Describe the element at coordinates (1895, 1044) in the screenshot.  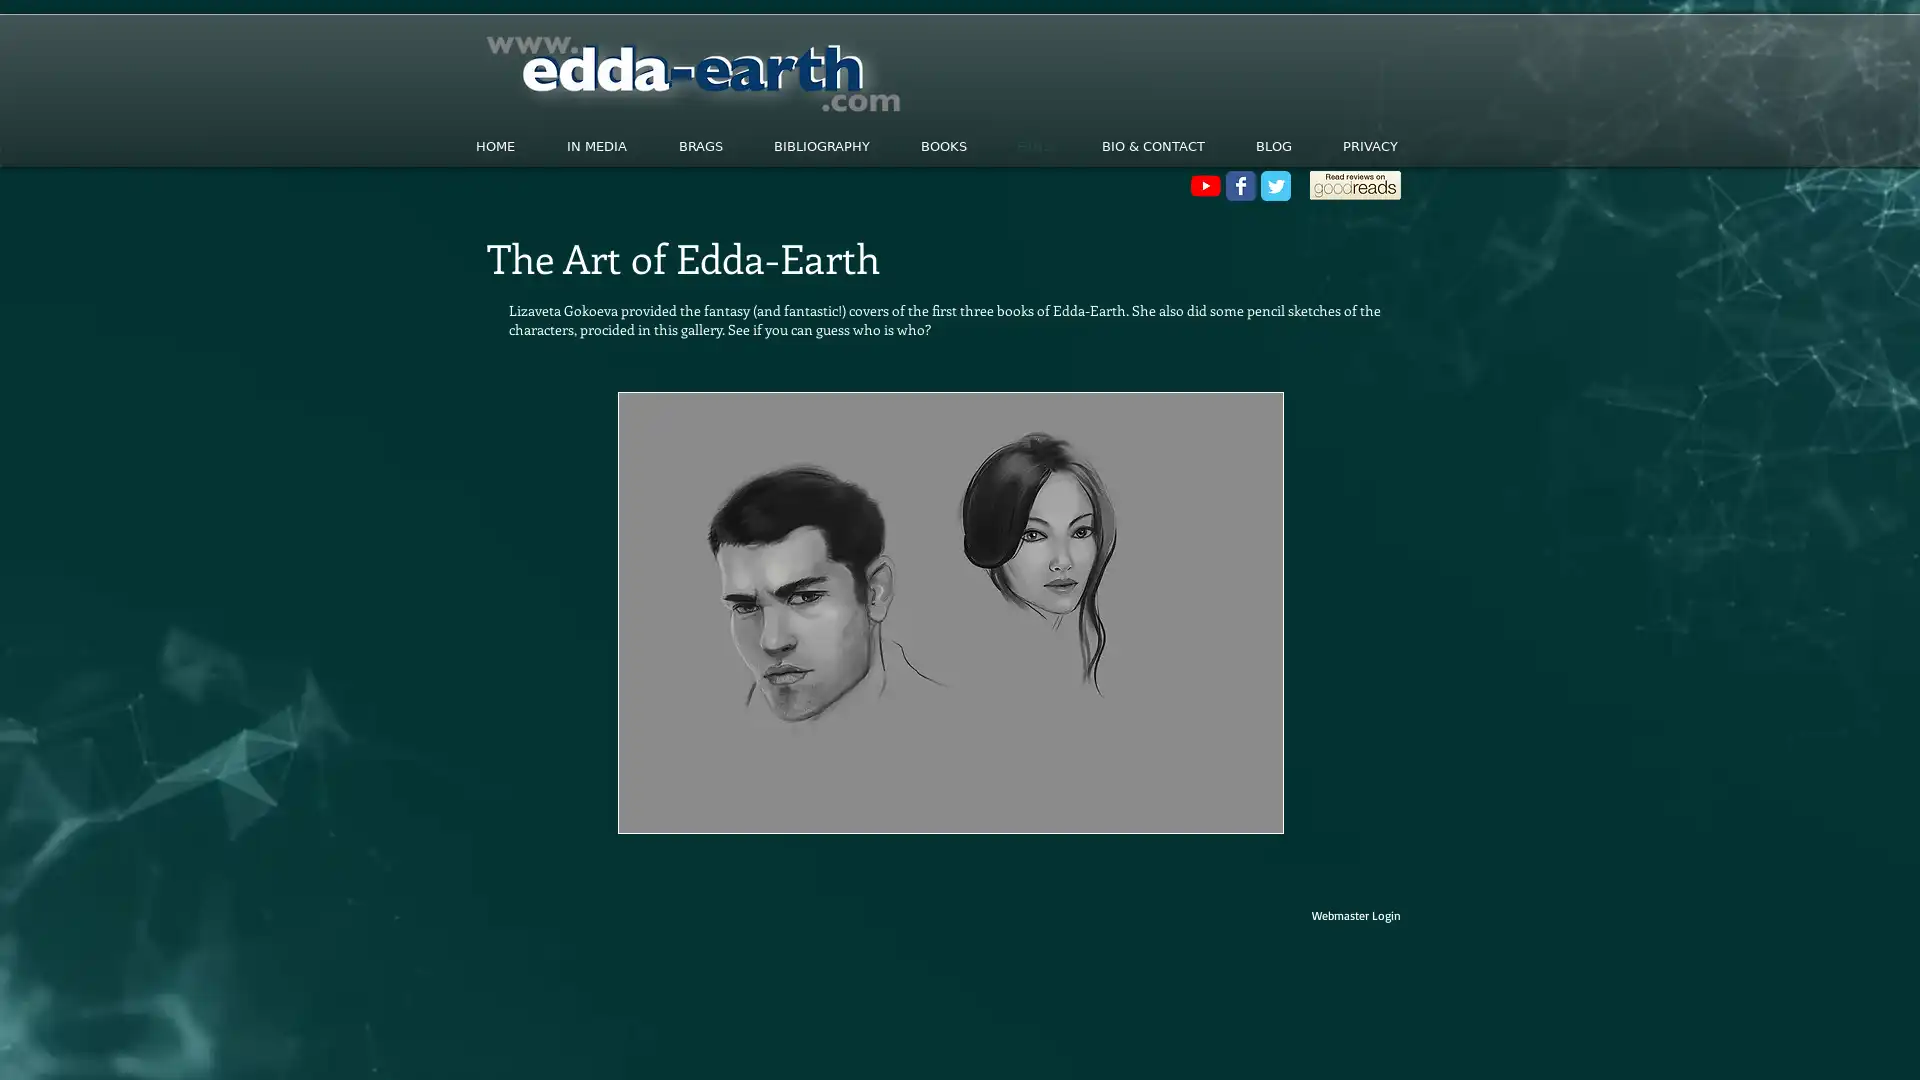
I see `Close` at that location.